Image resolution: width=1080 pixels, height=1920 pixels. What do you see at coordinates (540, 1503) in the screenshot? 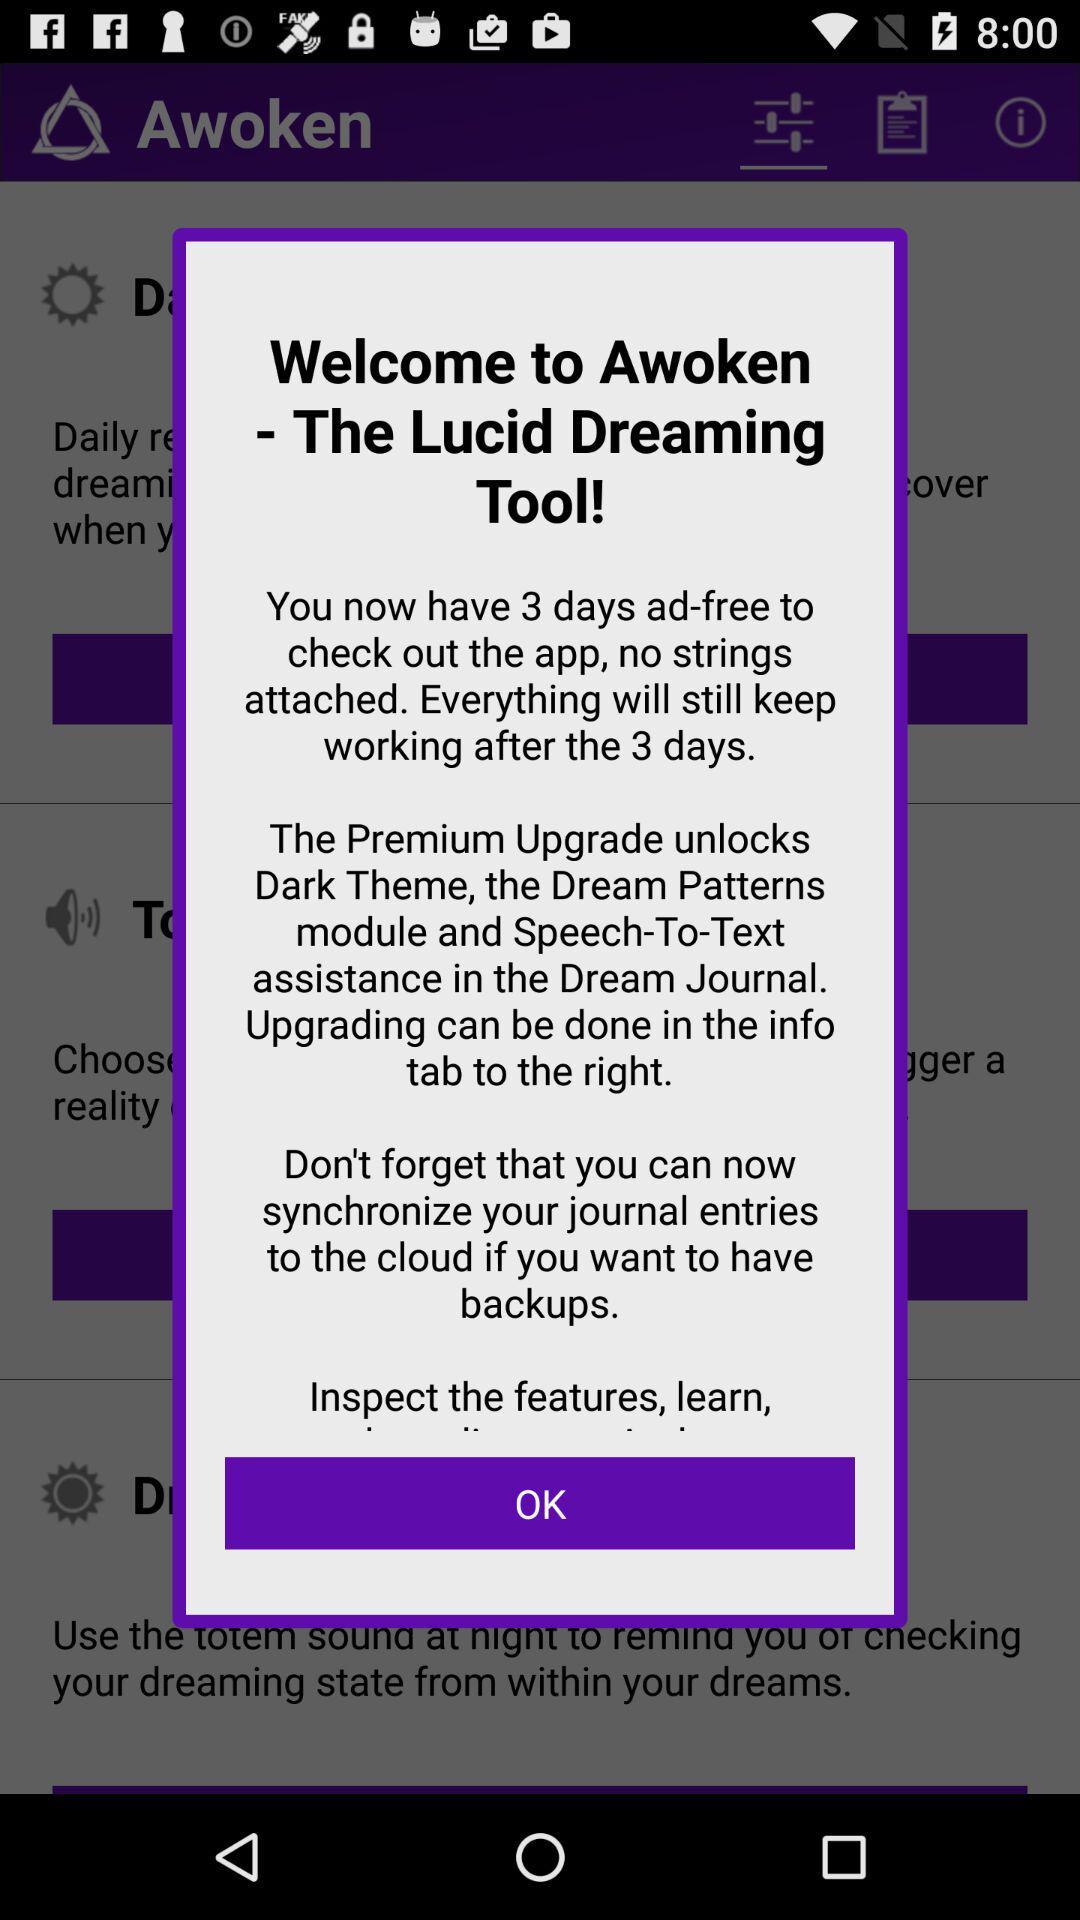
I see `icon below the welcome to awoken` at bounding box center [540, 1503].